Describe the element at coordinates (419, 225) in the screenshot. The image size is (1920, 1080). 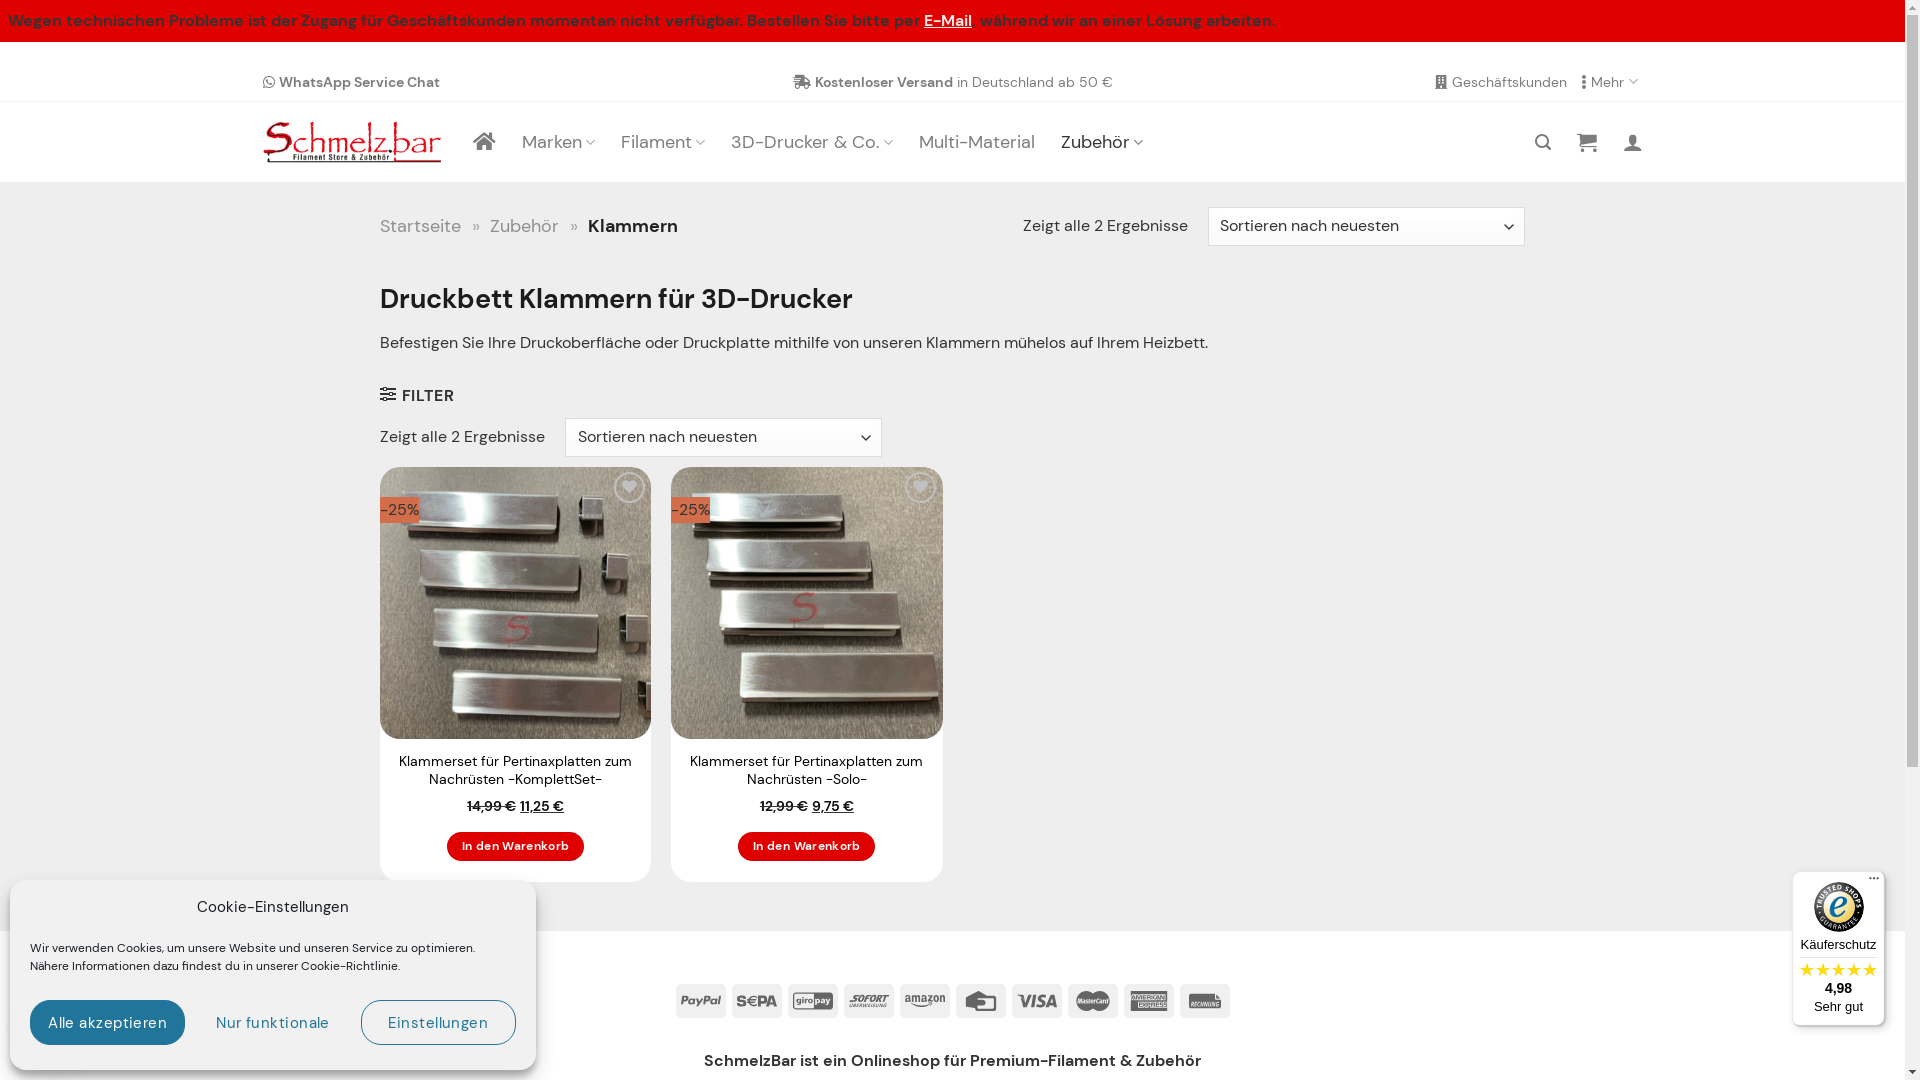
I see `'Startseite'` at that location.